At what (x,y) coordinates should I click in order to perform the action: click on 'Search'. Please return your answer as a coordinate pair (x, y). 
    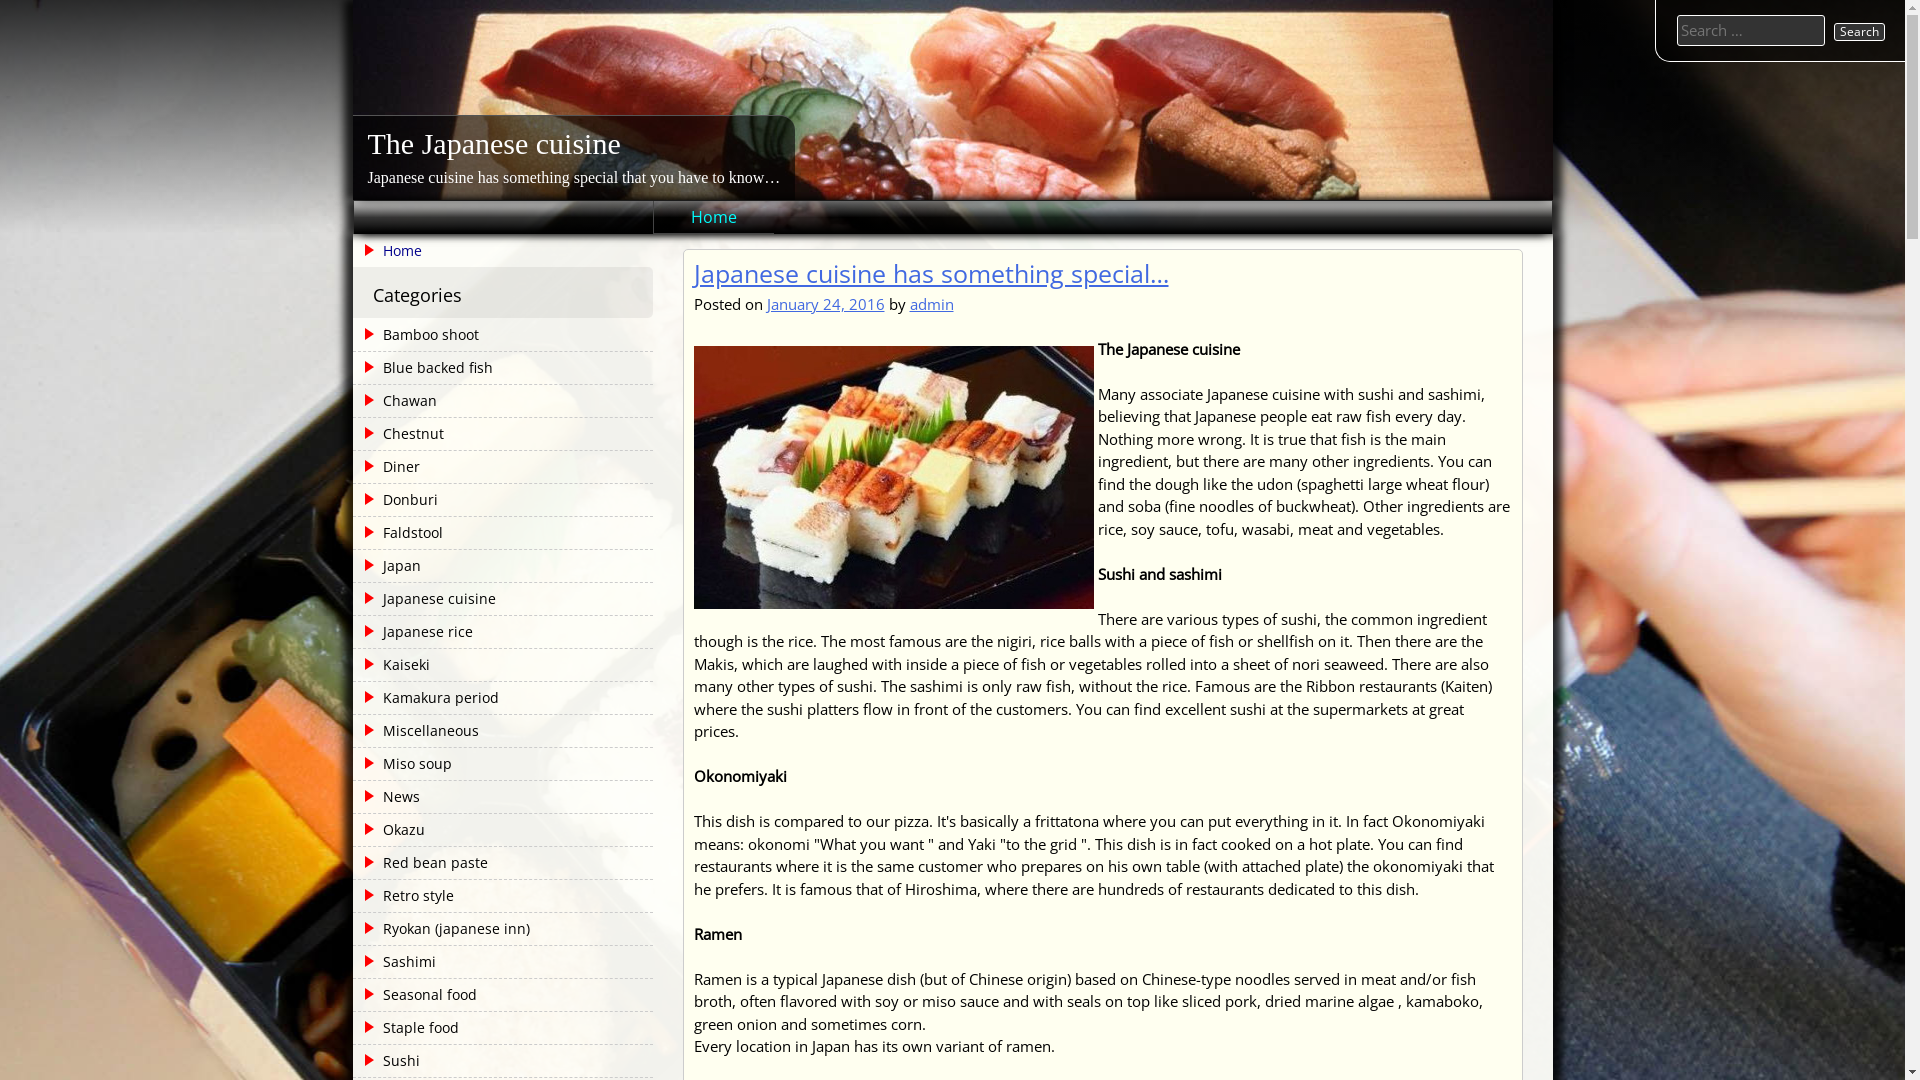
    Looking at the image, I should click on (1833, 31).